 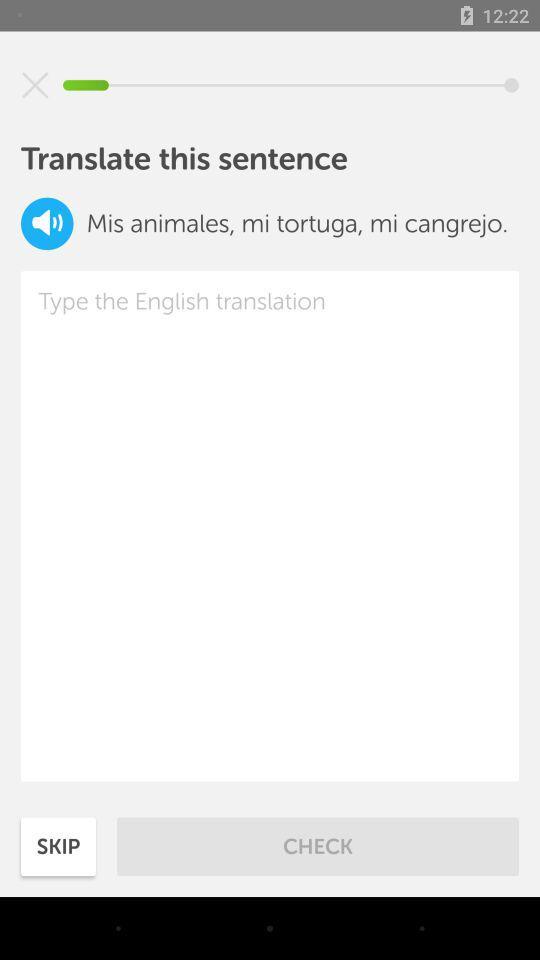 I want to click on listen to translation, so click(x=47, y=223).